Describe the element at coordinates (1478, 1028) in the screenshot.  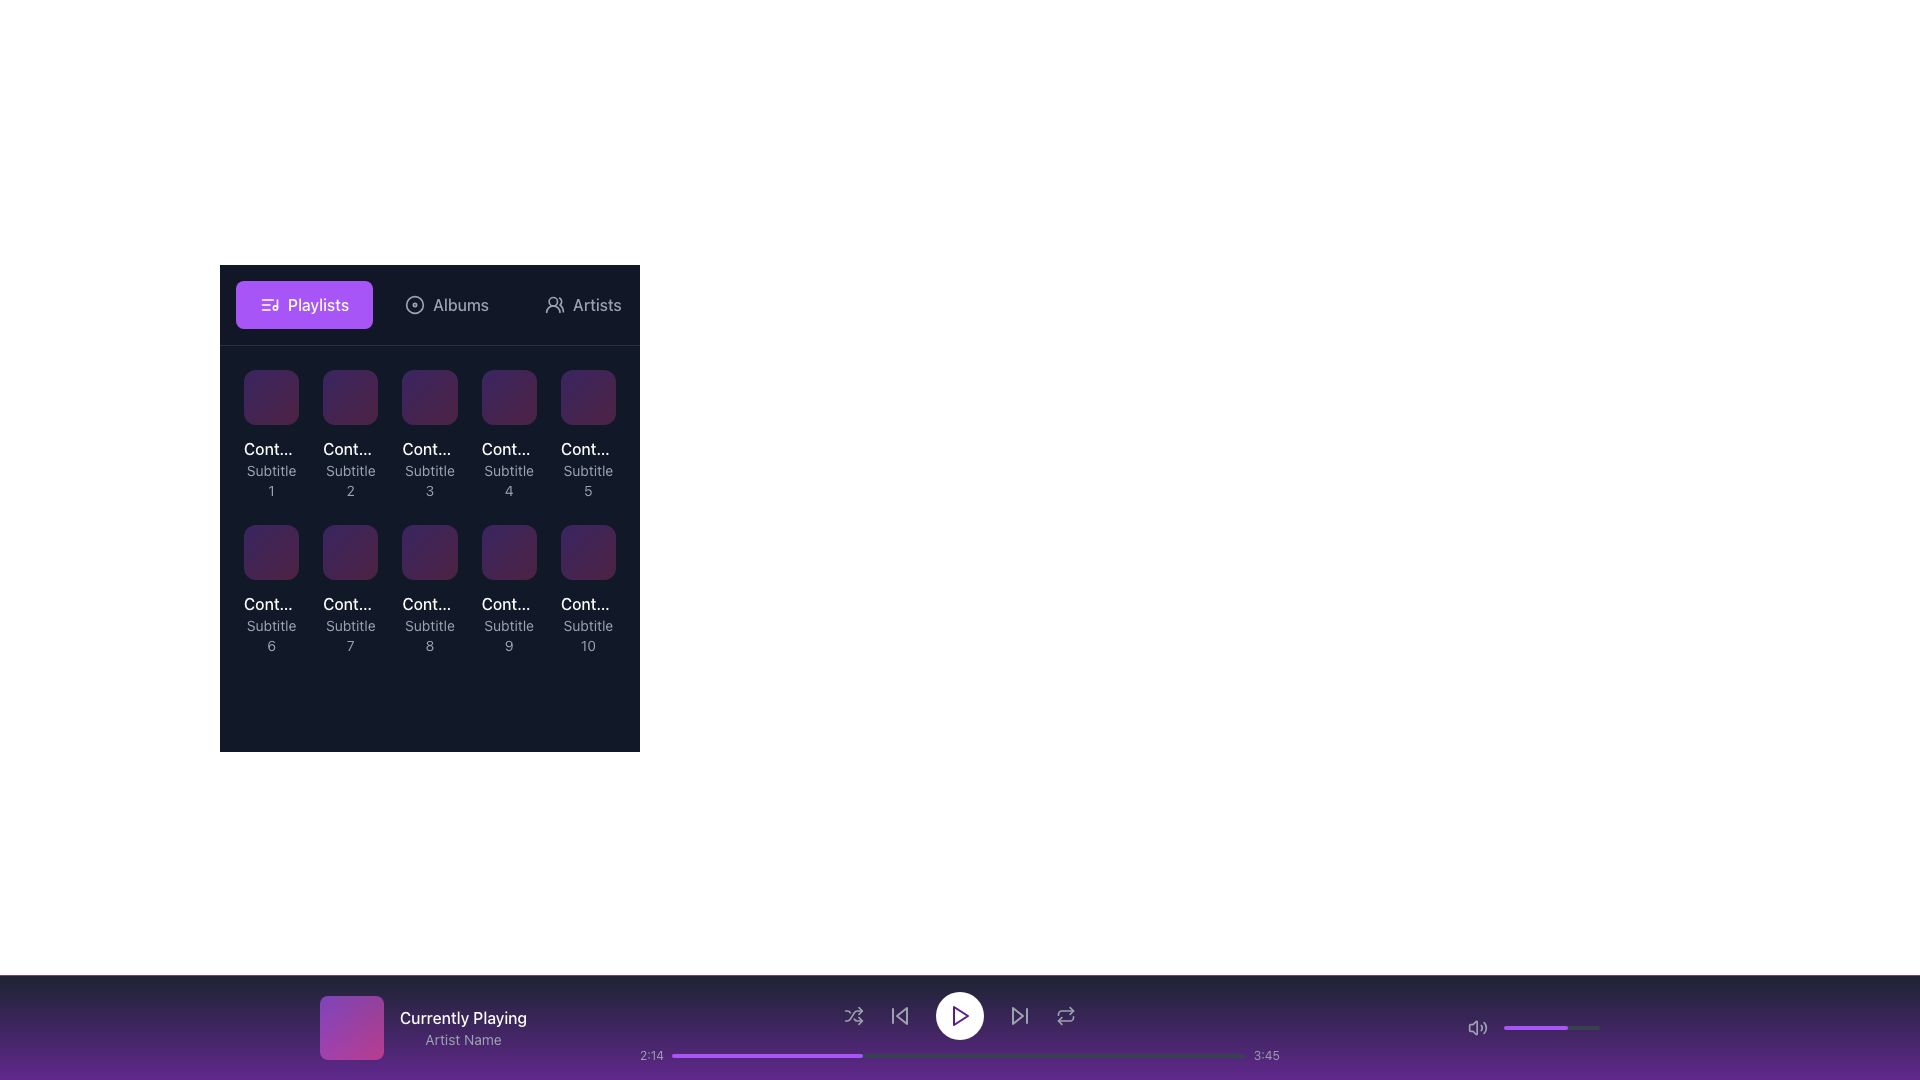
I see `the speaker icon button located in the bottom right corner of the interface to mute or unmute audio` at that location.